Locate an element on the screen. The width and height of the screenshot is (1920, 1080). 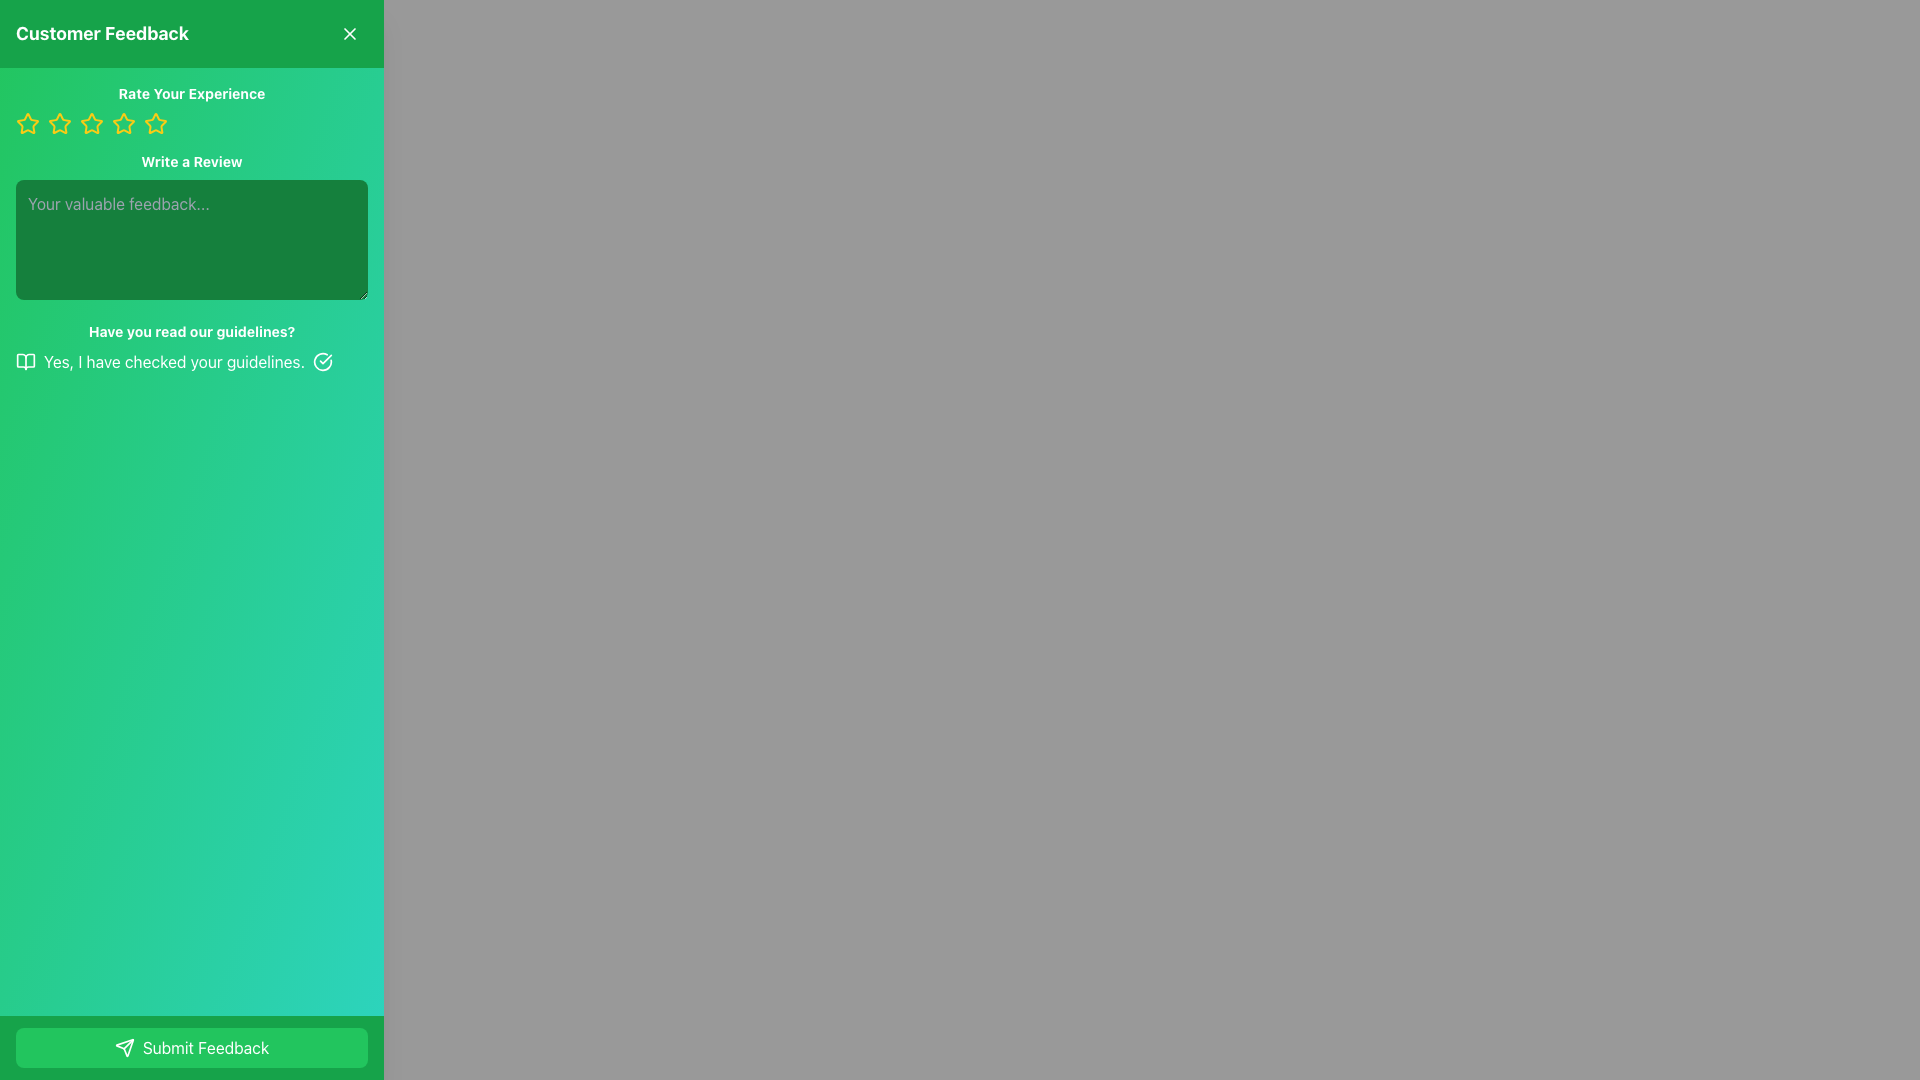
the 'Submit Feedback' button, a bright green rectangular button with rounded corners located at the bottom center of the feedback panel is located at coordinates (192, 1047).